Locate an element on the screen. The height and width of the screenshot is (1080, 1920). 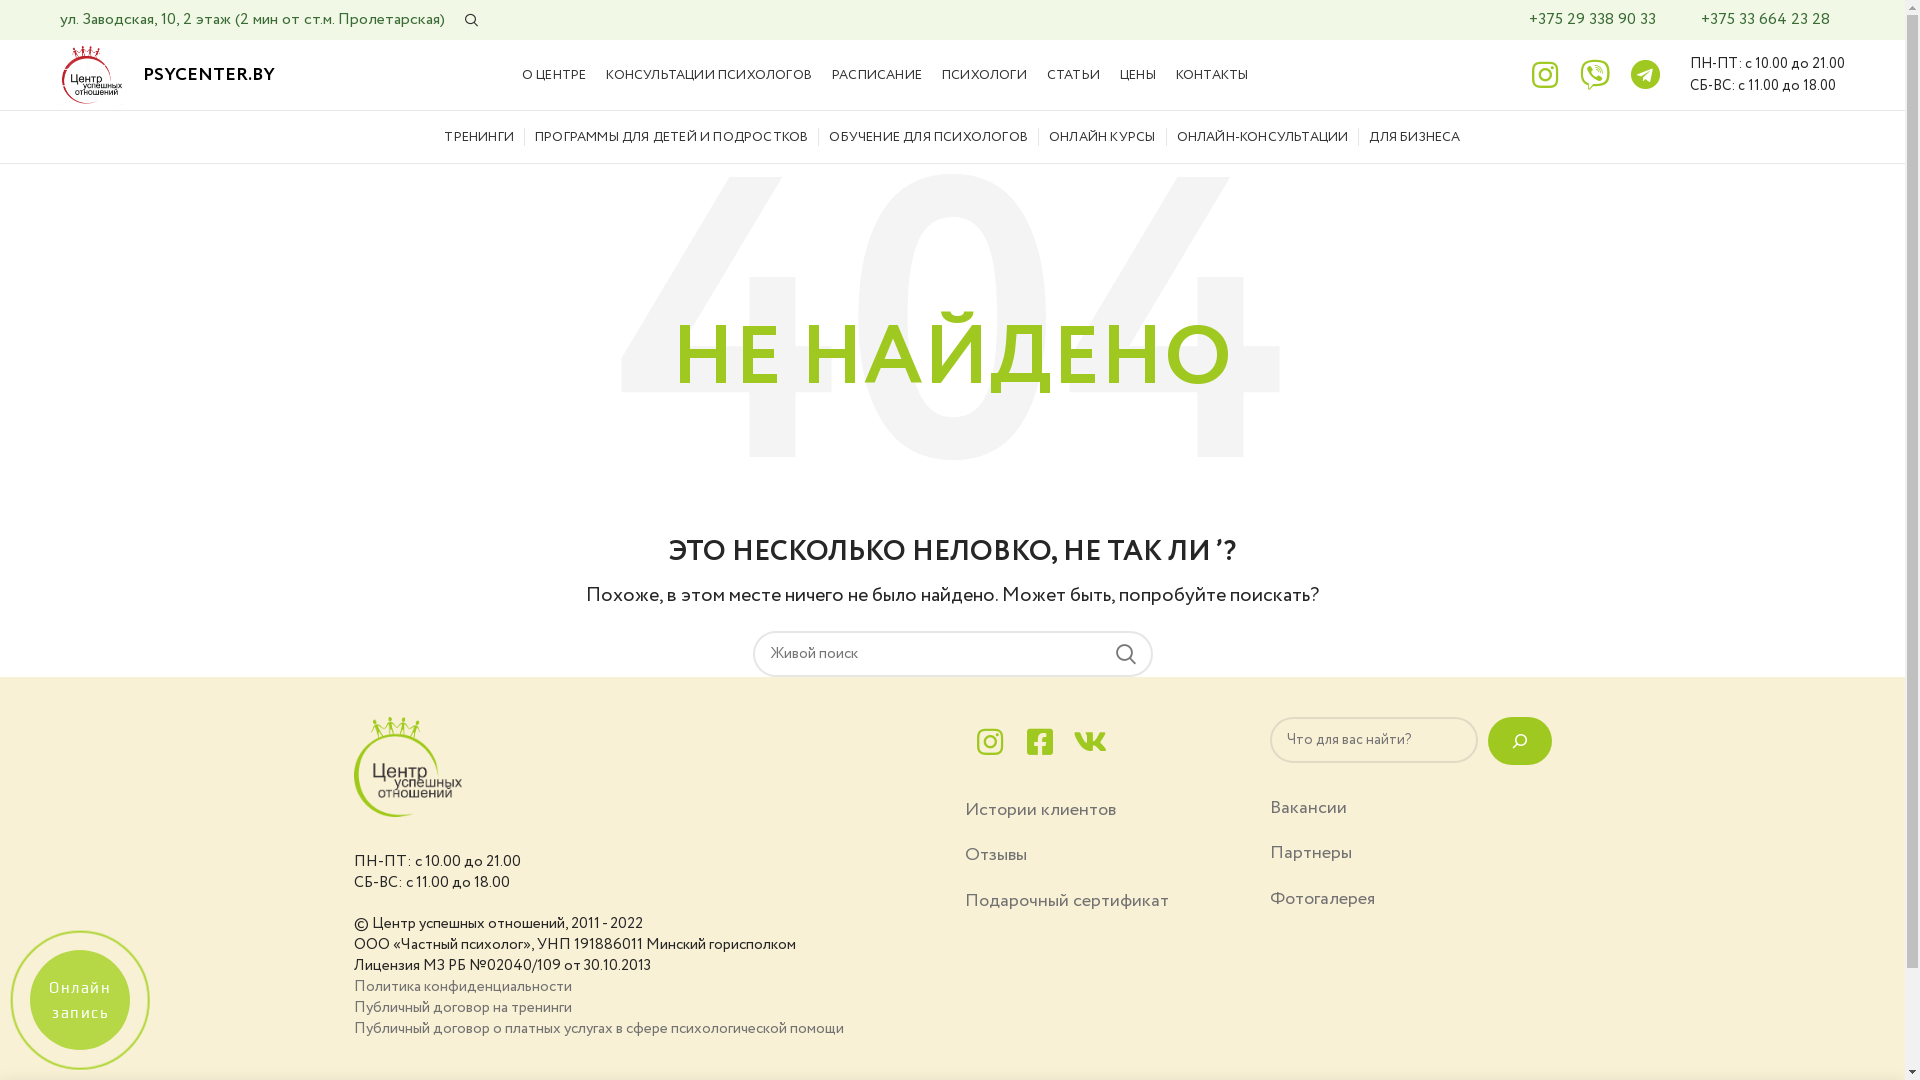
'facebook' is located at coordinates (1038, 741).